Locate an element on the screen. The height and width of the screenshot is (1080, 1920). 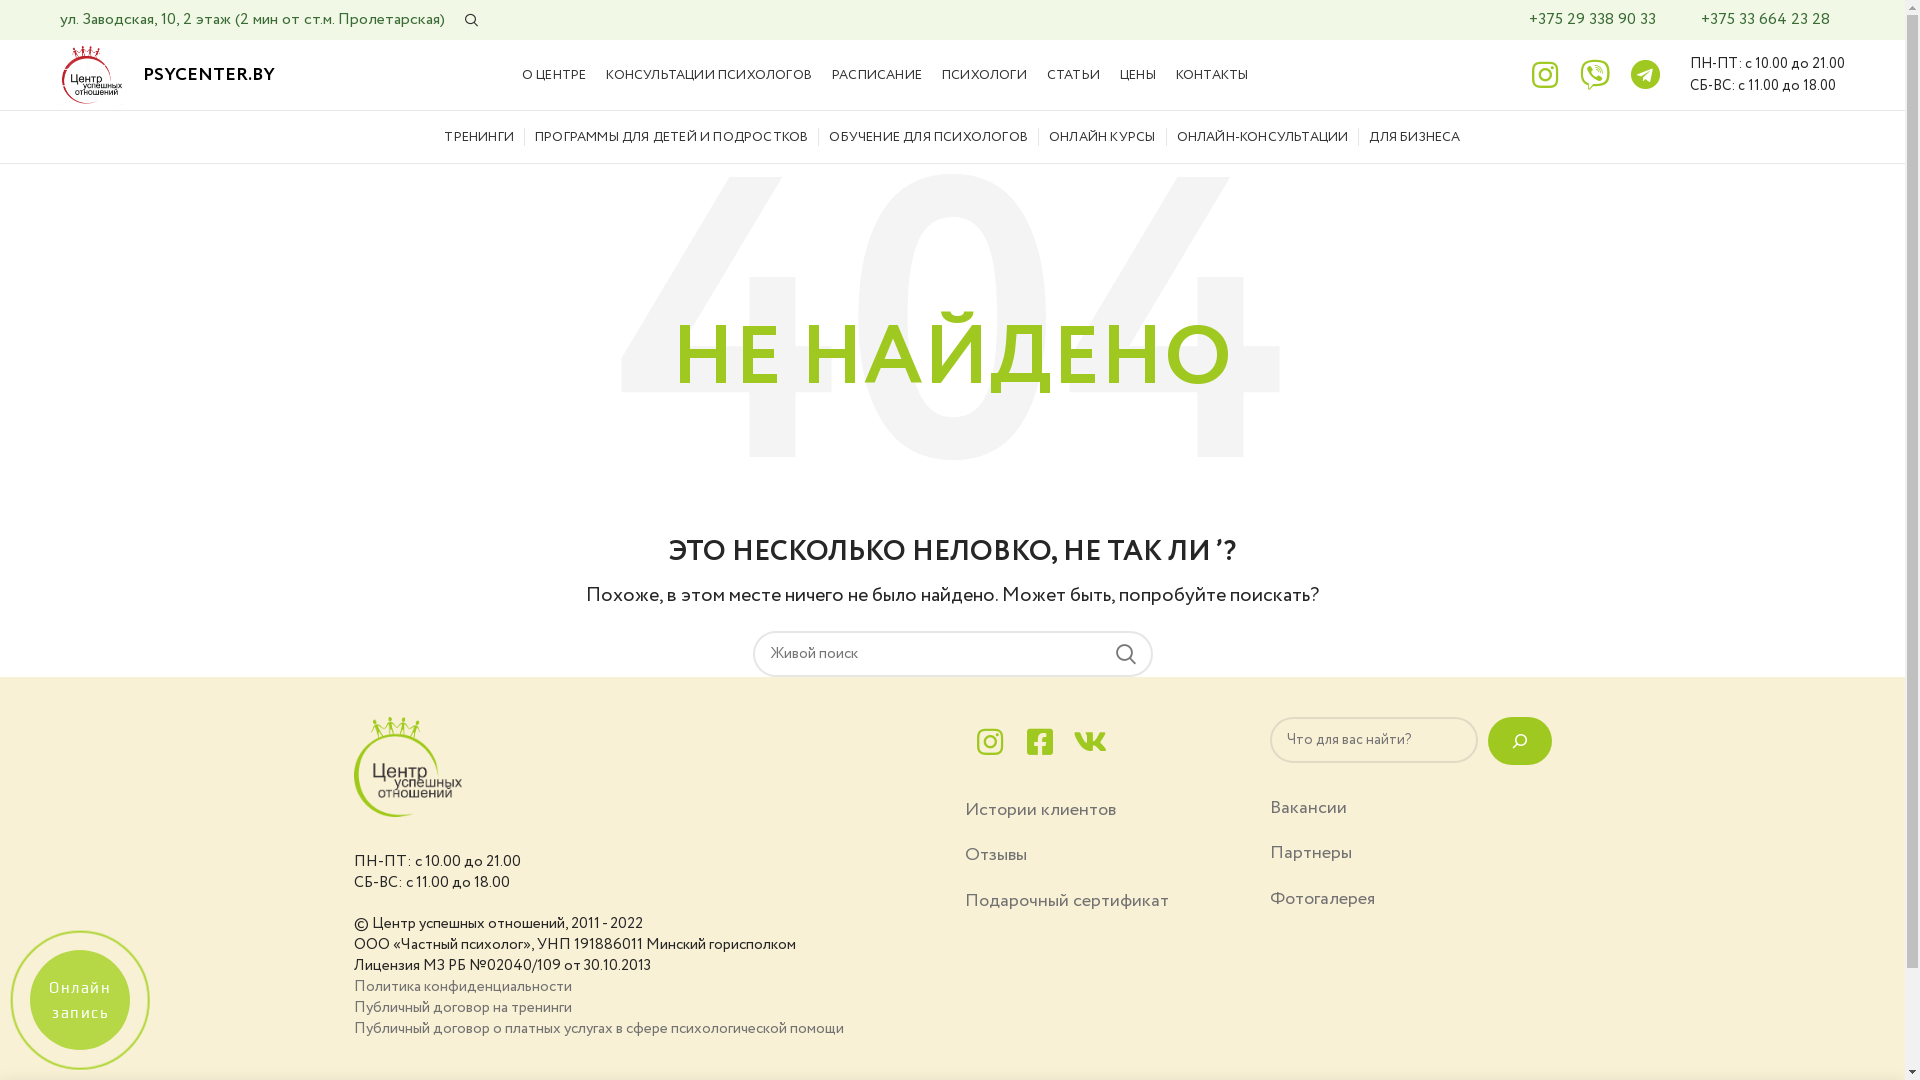
'facebook' is located at coordinates (1038, 741).